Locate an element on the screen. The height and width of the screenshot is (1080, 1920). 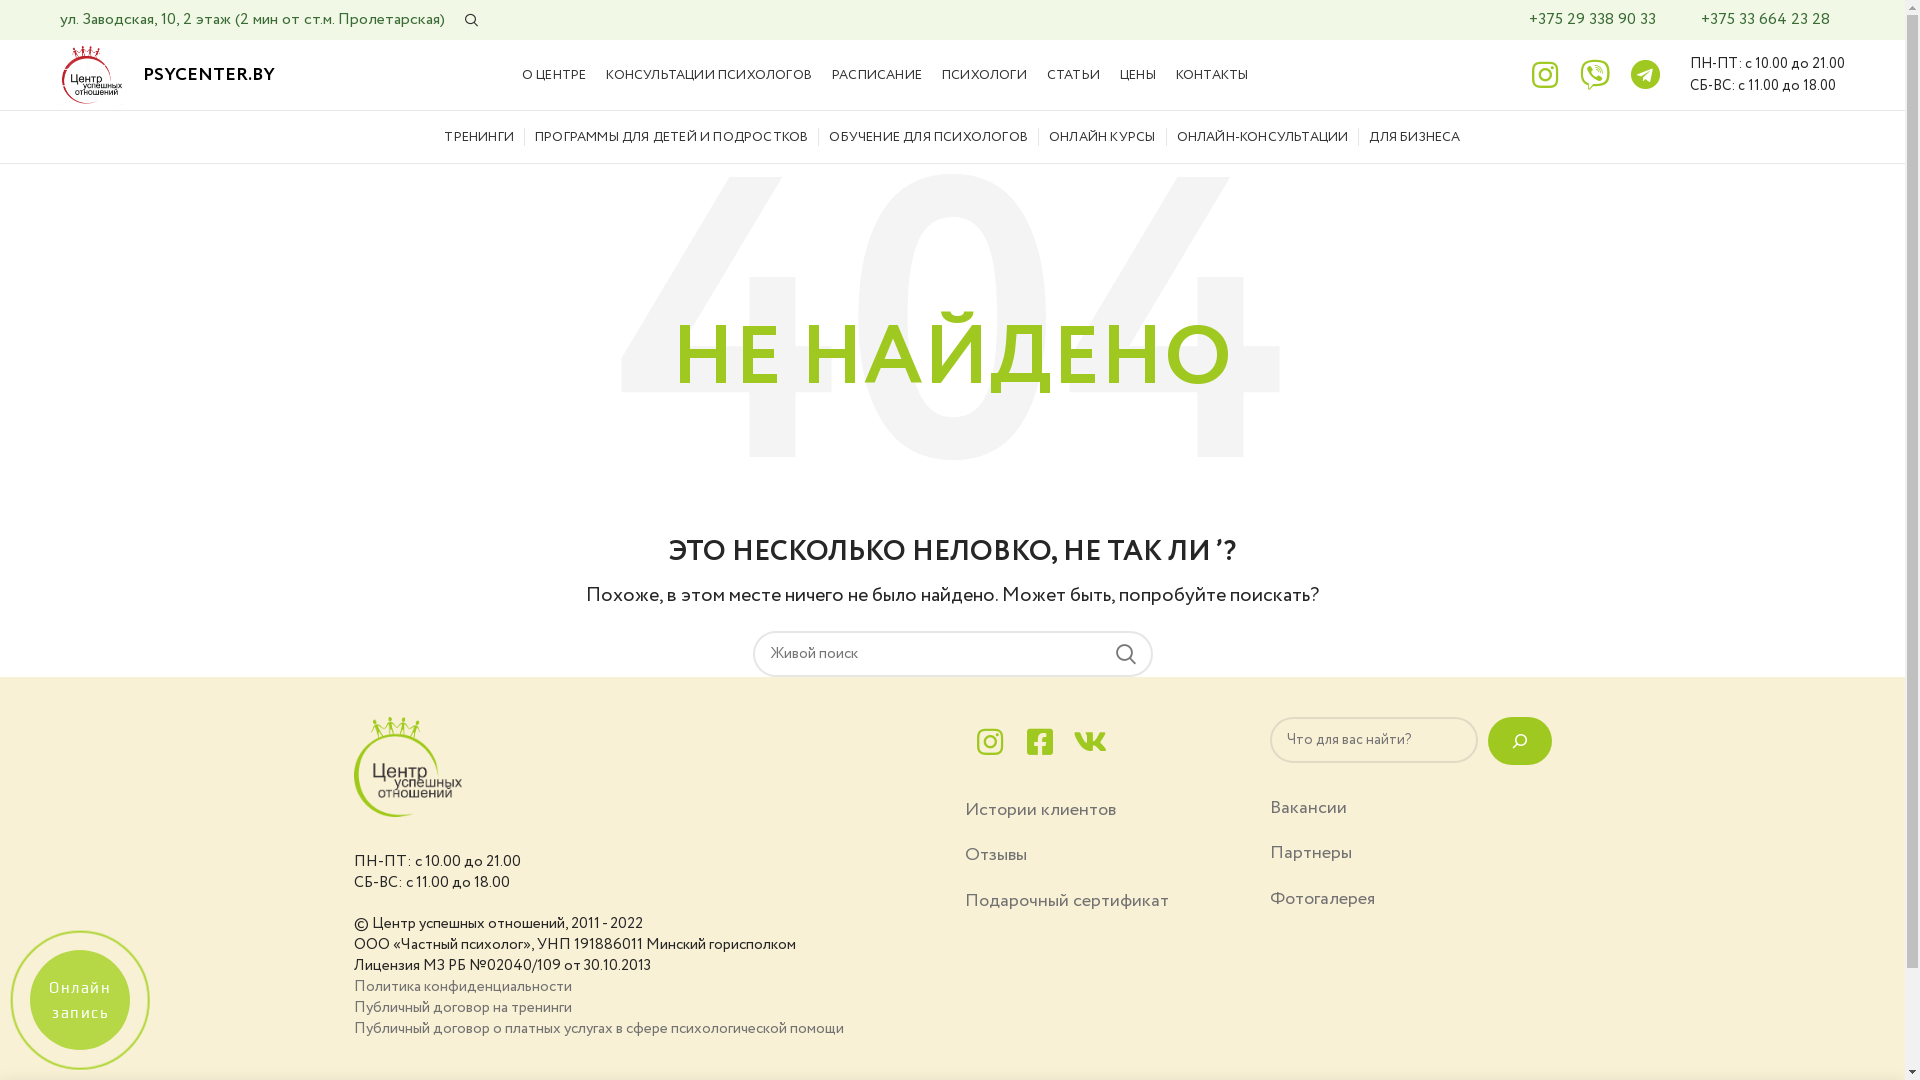
'facebook' is located at coordinates (1038, 741).